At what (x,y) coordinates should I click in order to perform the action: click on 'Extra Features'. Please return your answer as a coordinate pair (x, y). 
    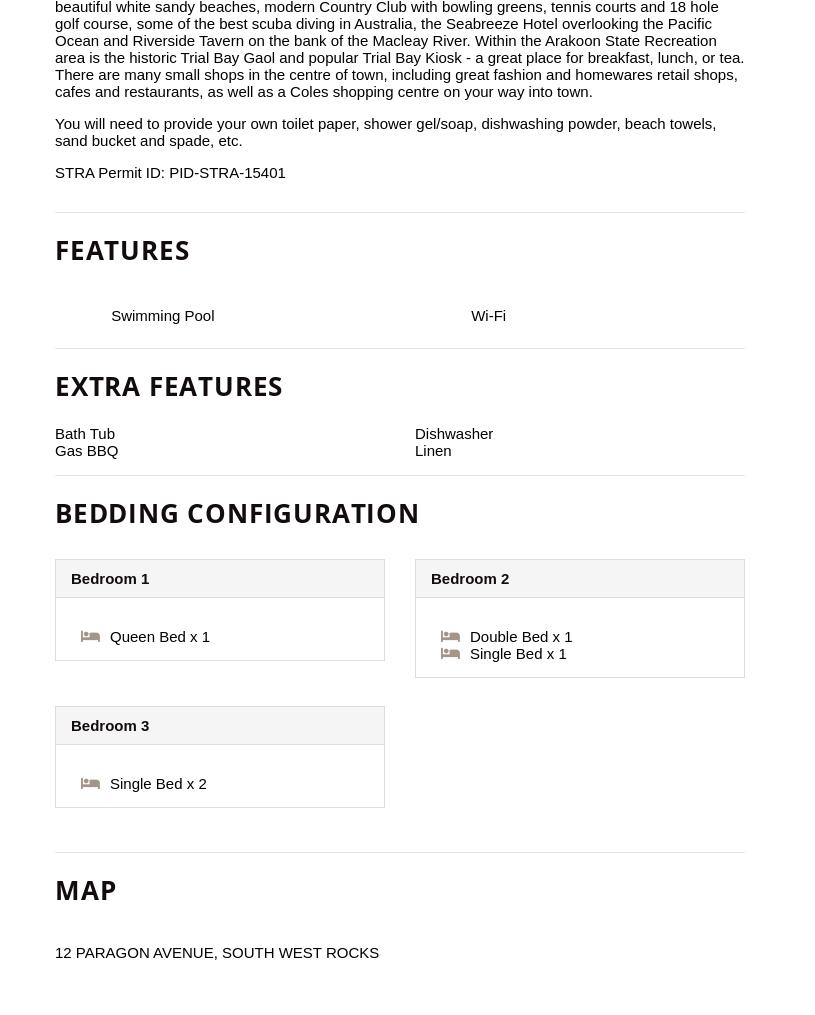
    Looking at the image, I should click on (54, 386).